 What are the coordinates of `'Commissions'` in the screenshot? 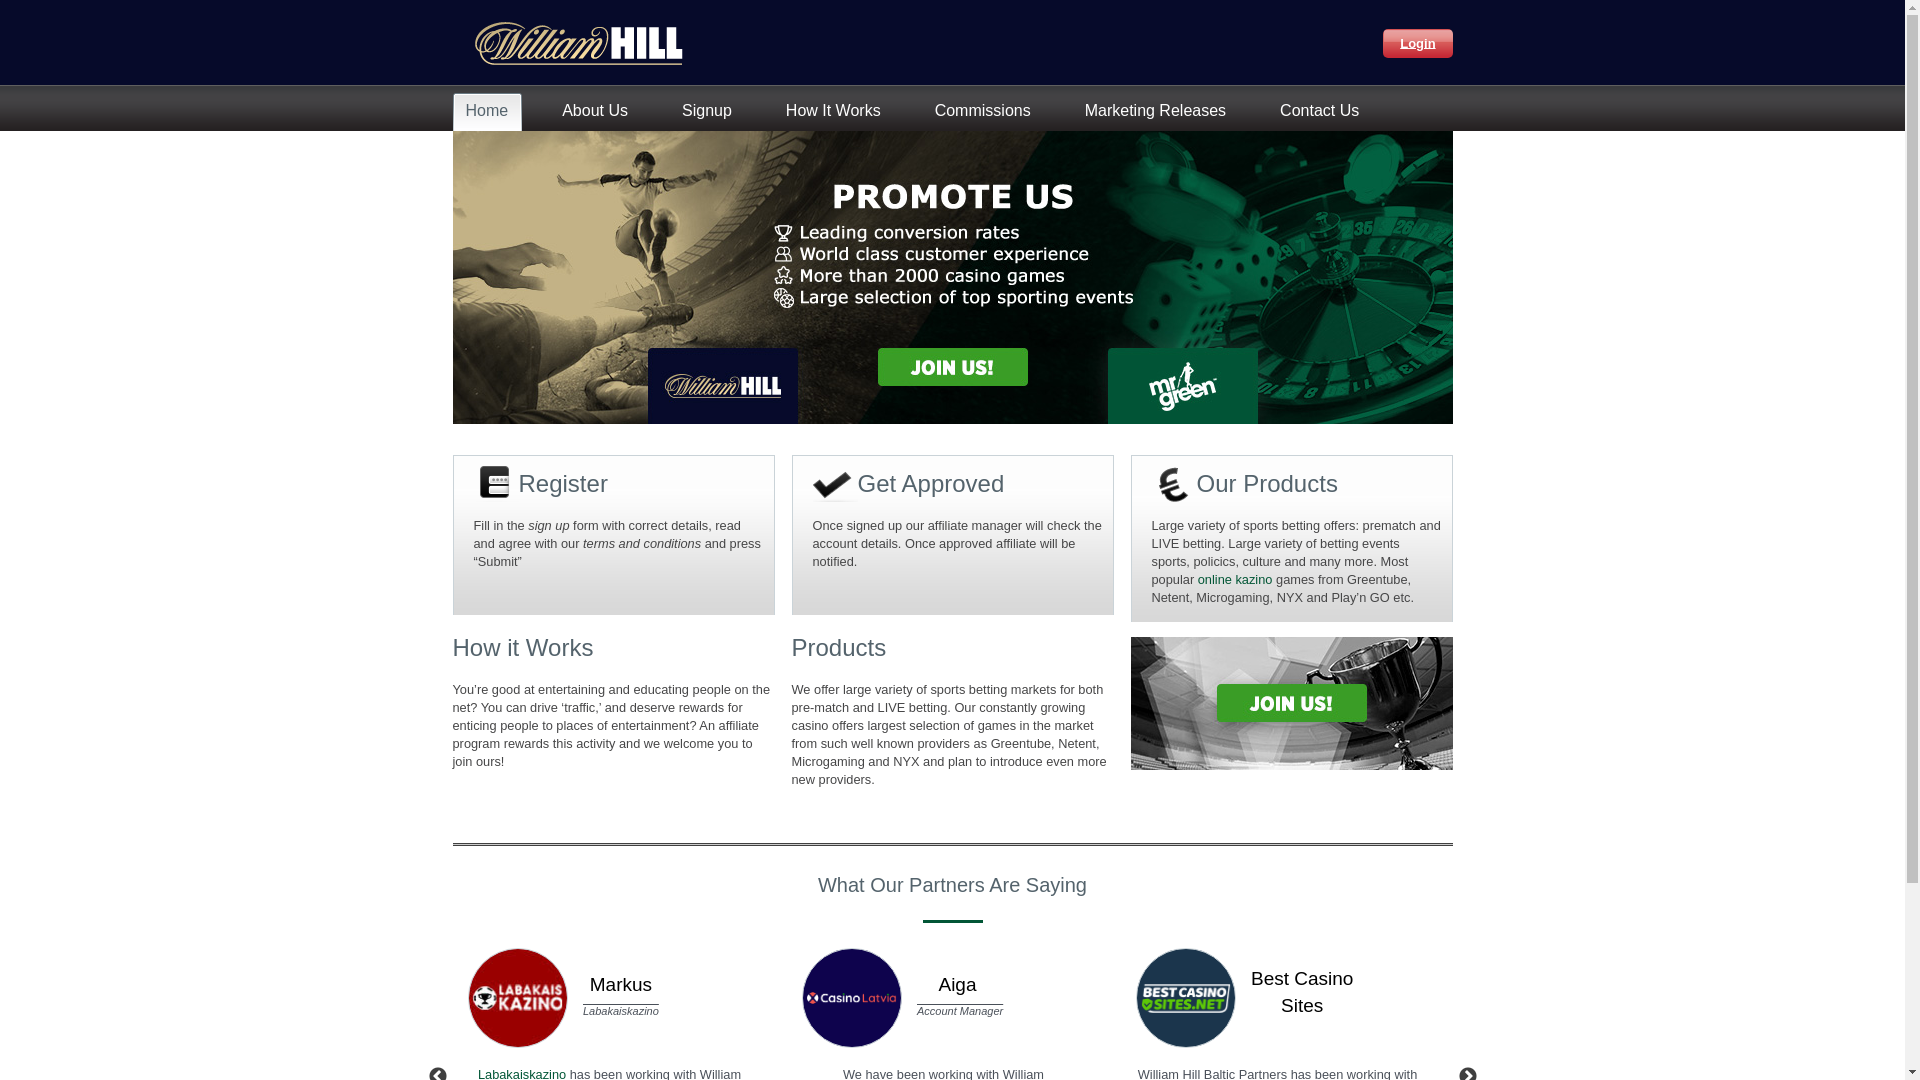 It's located at (987, 111).